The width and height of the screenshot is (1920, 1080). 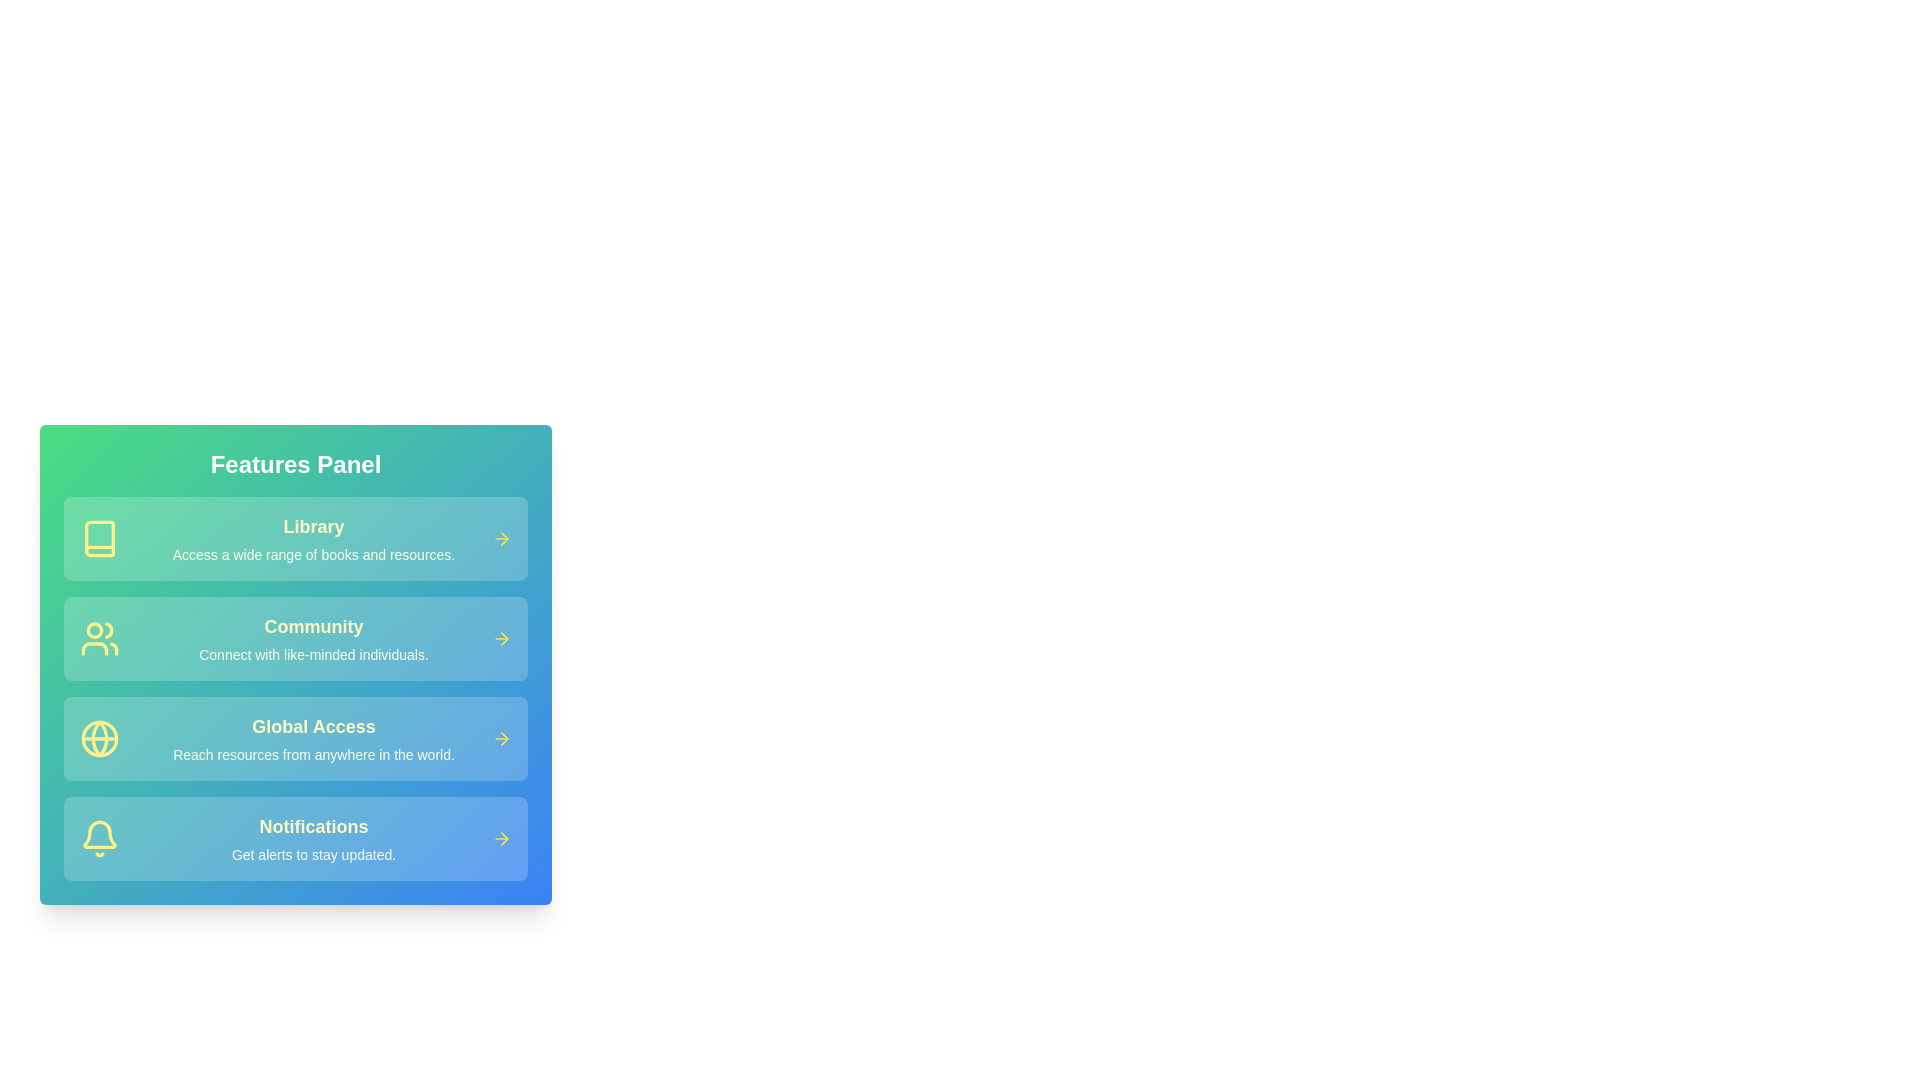 What do you see at coordinates (295, 538) in the screenshot?
I see `the feature card corresponding to Library` at bounding box center [295, 538].